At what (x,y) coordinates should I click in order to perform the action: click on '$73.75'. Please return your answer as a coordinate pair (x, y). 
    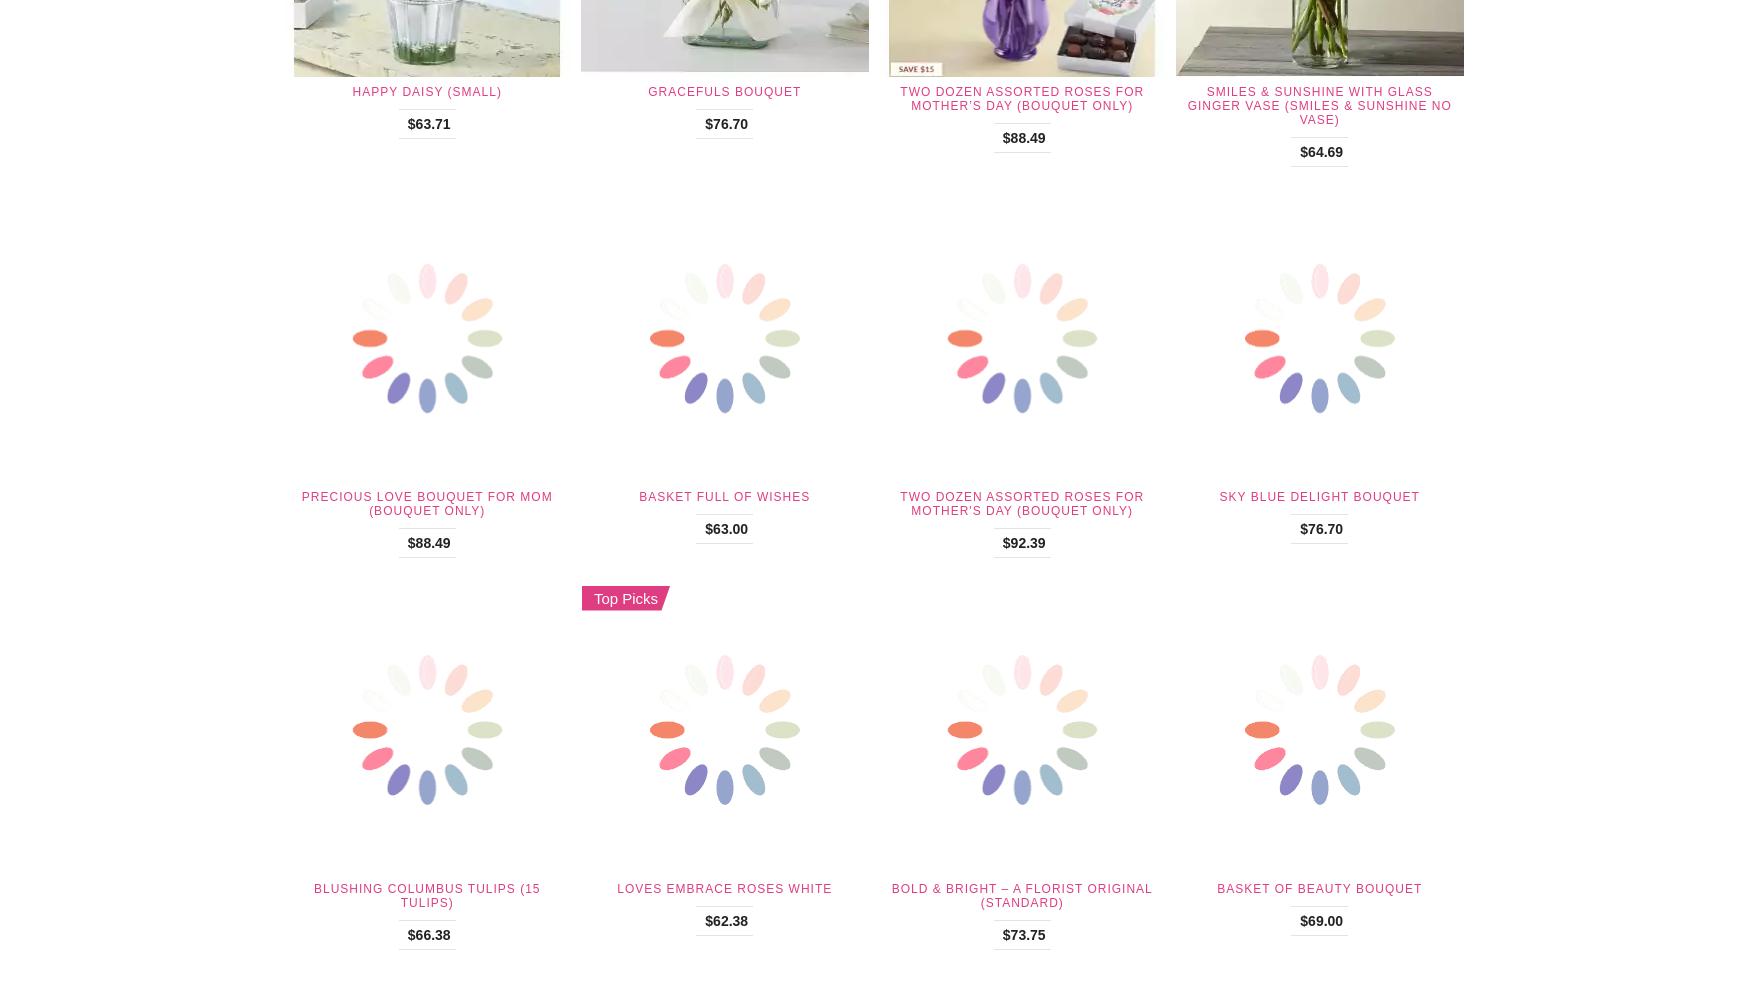
    Looking at the image, I should click on (1022, 932).